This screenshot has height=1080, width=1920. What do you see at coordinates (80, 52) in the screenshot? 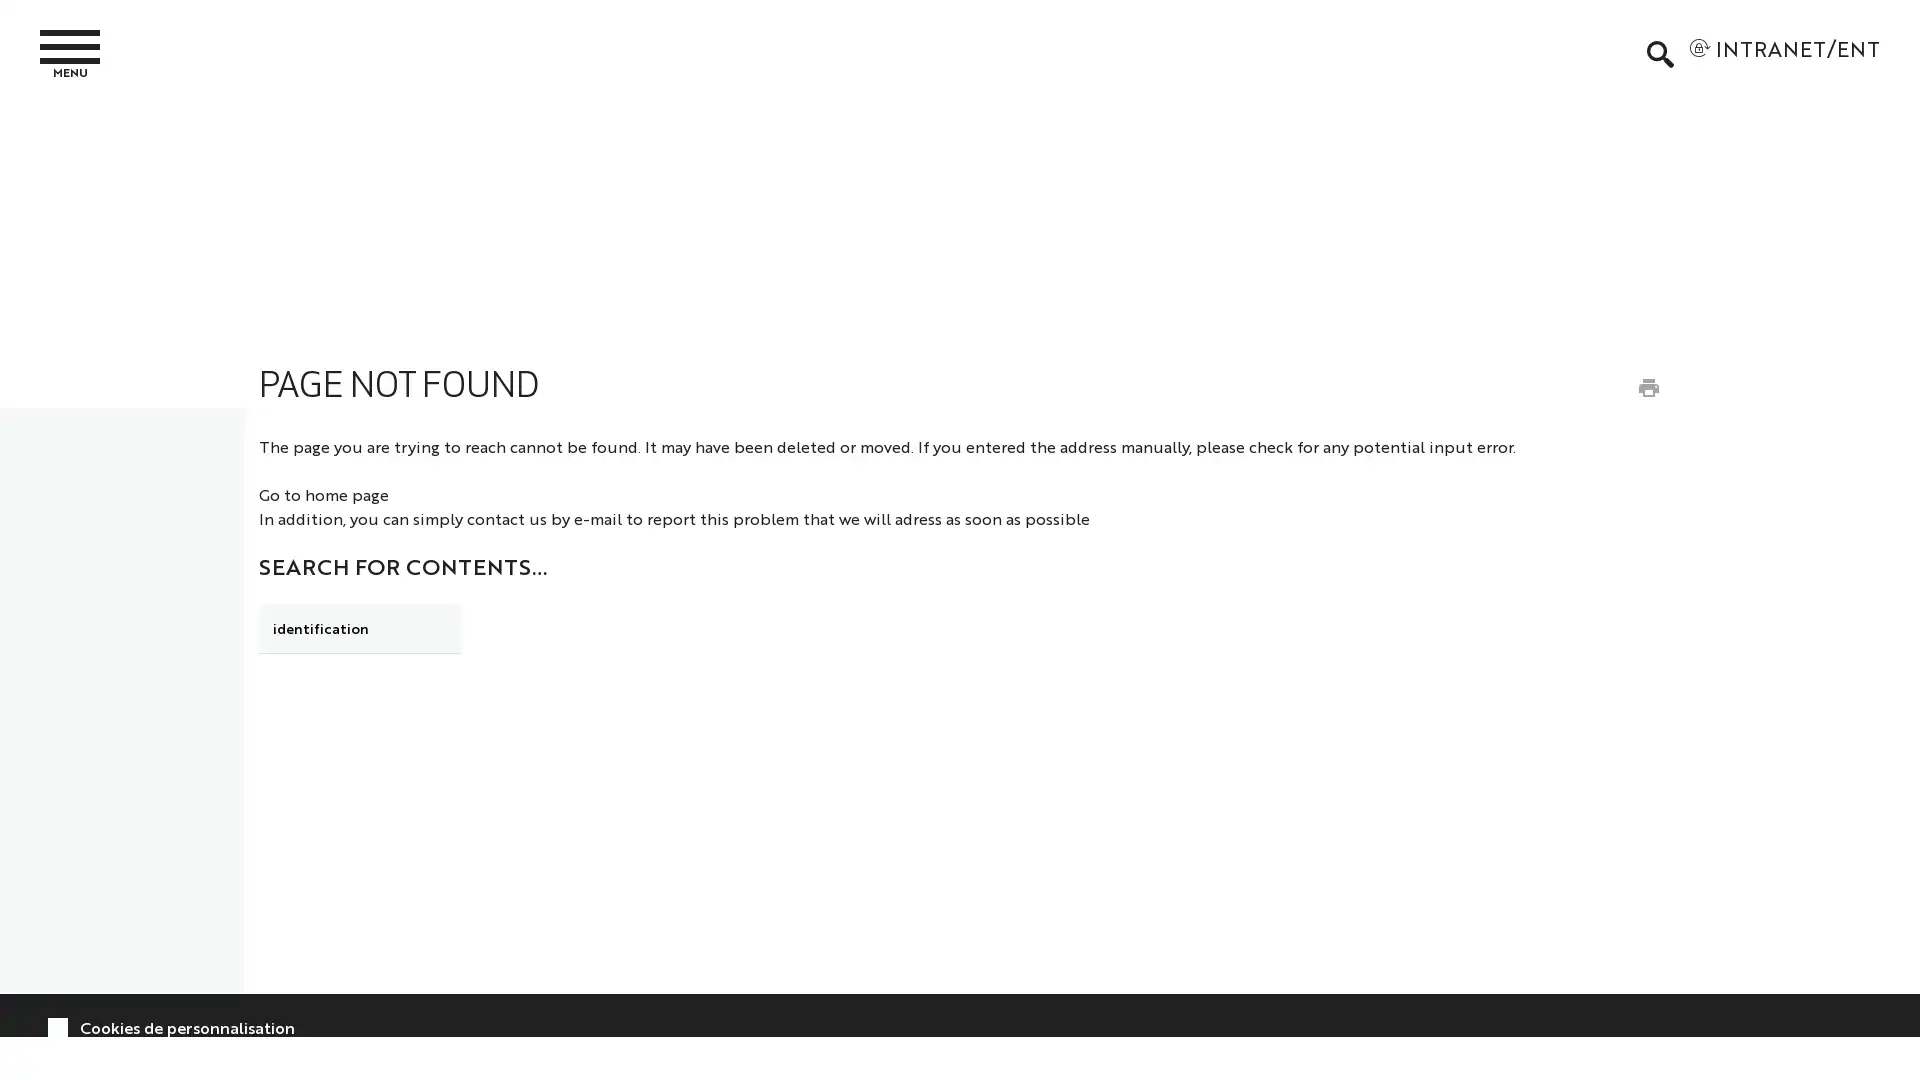
I see `OPEN MENU MENU` at bounding box center [80, 52].